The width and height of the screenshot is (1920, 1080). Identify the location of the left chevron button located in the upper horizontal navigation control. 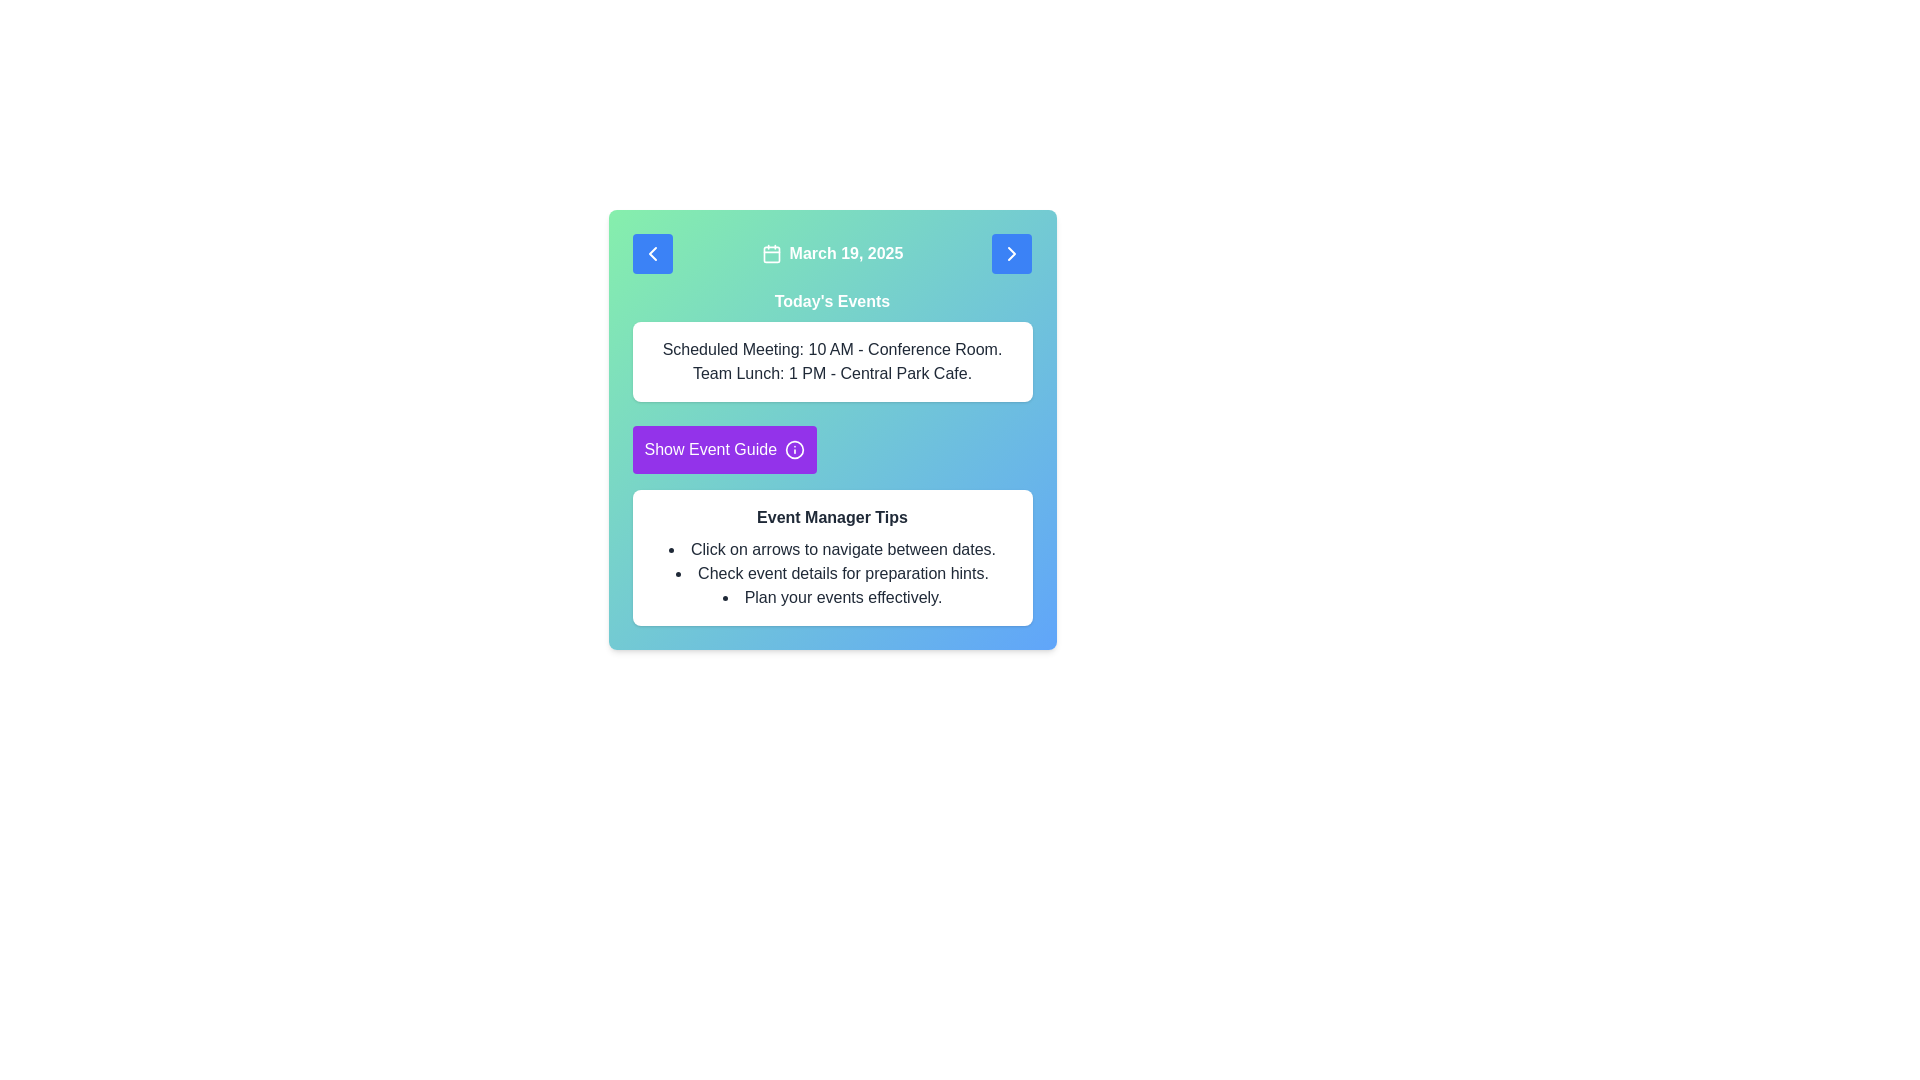
(652, 253).